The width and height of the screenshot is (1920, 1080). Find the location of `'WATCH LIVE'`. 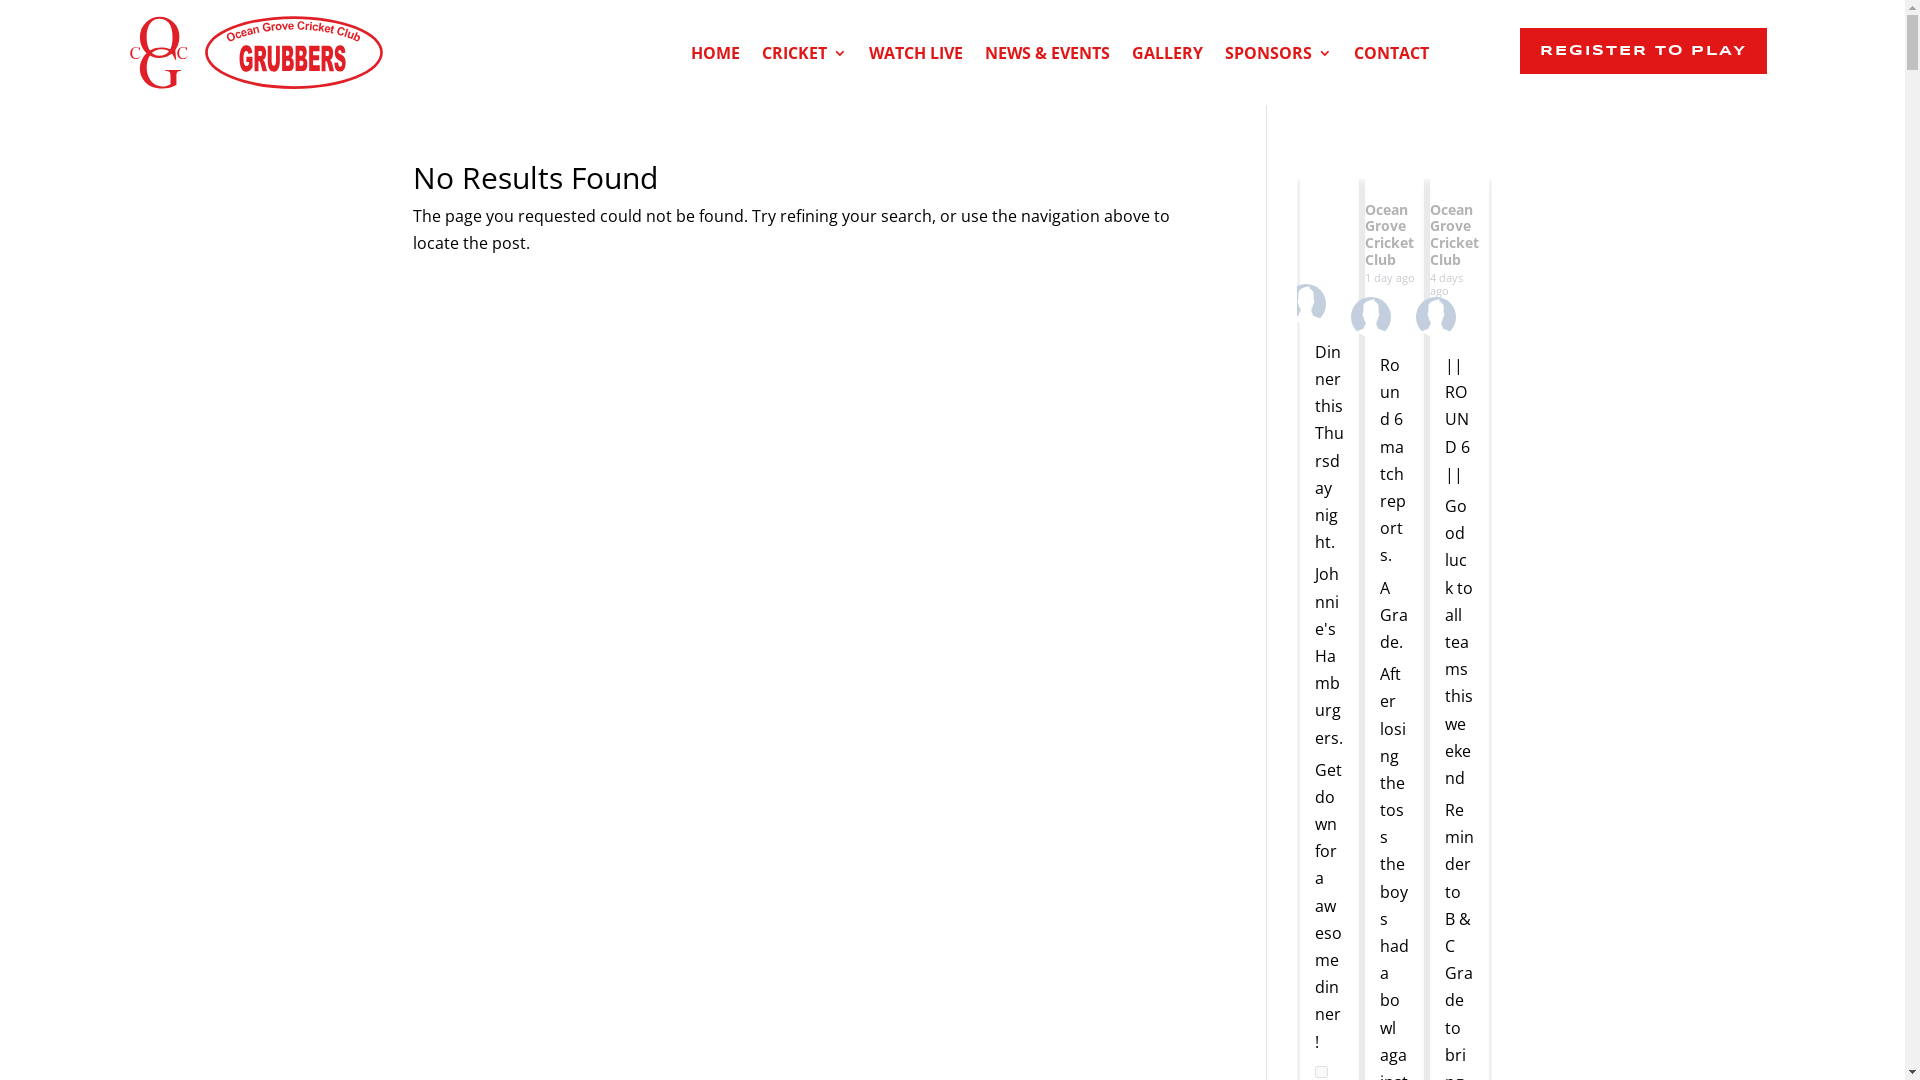

'WATCH LIVE' is located at coordinates (915, 56).